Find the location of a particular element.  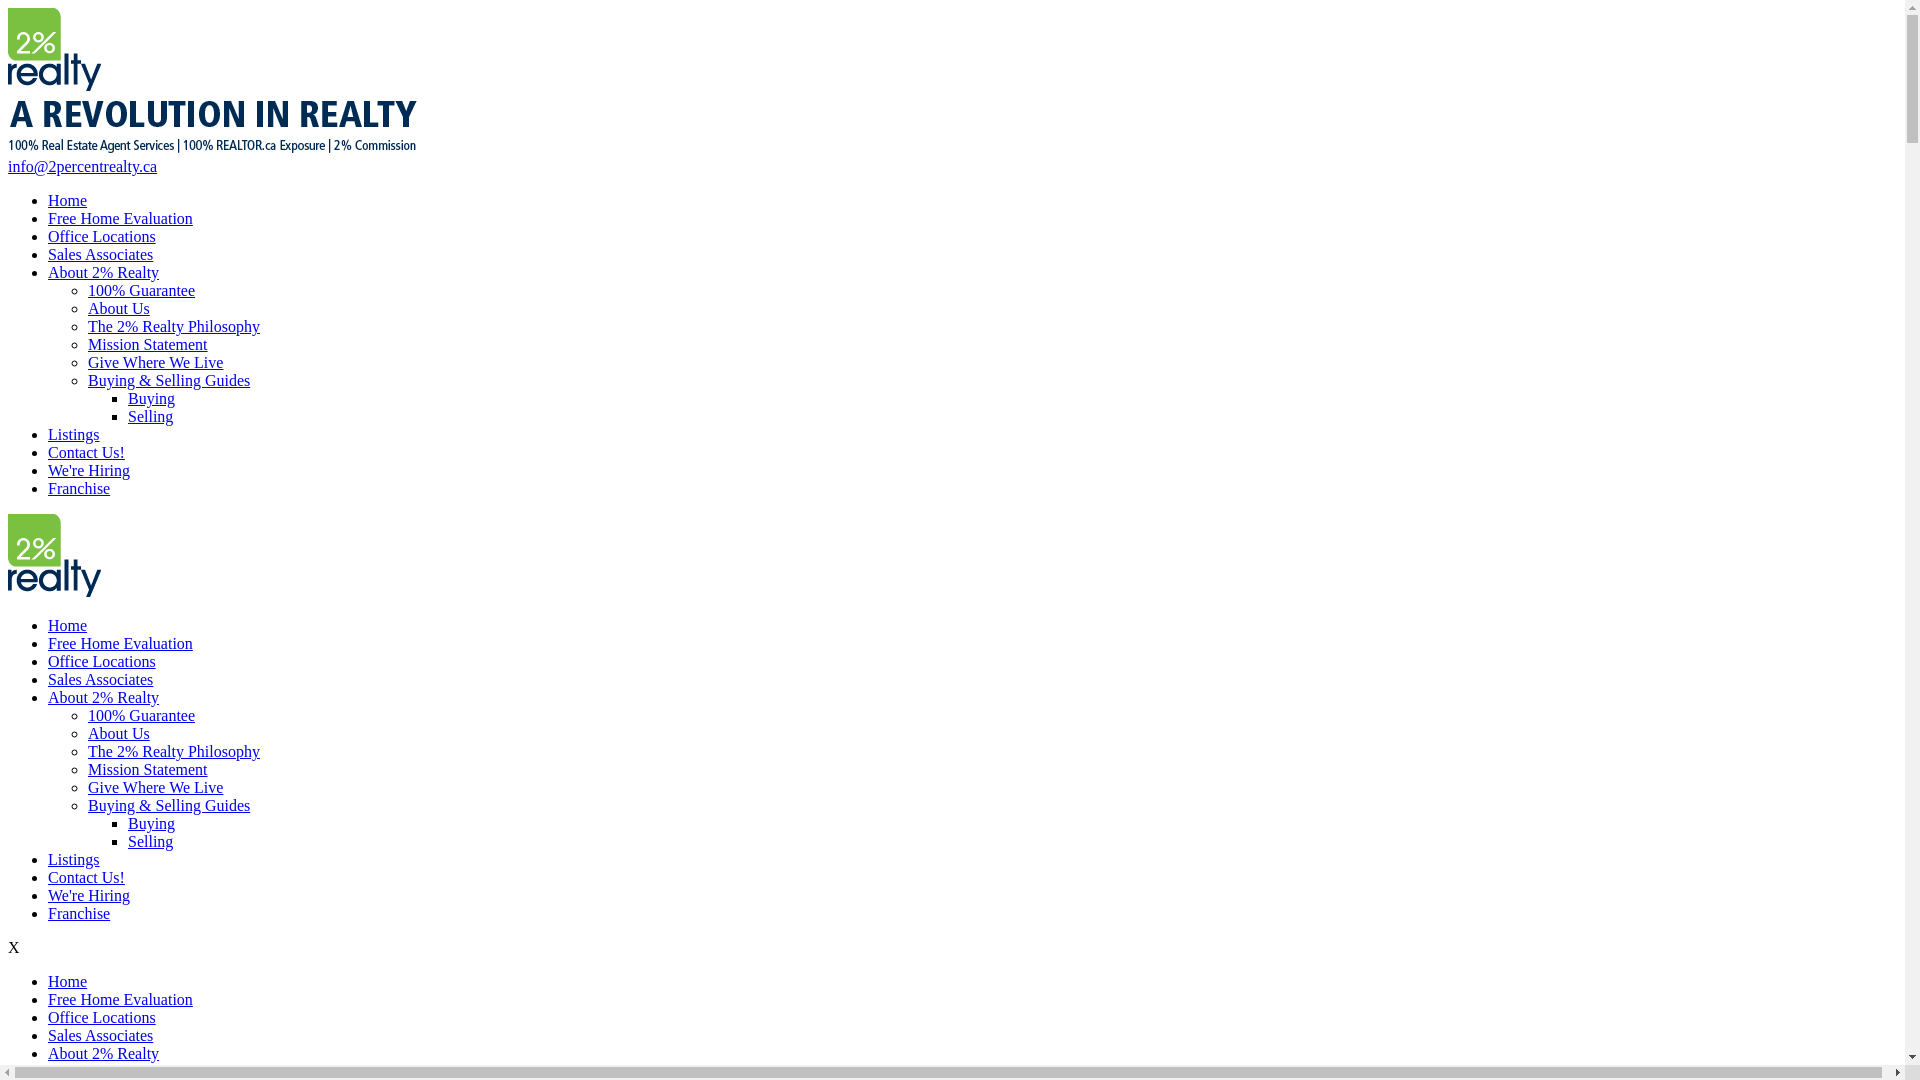

'Buying' is located at coordinates (127, 823).